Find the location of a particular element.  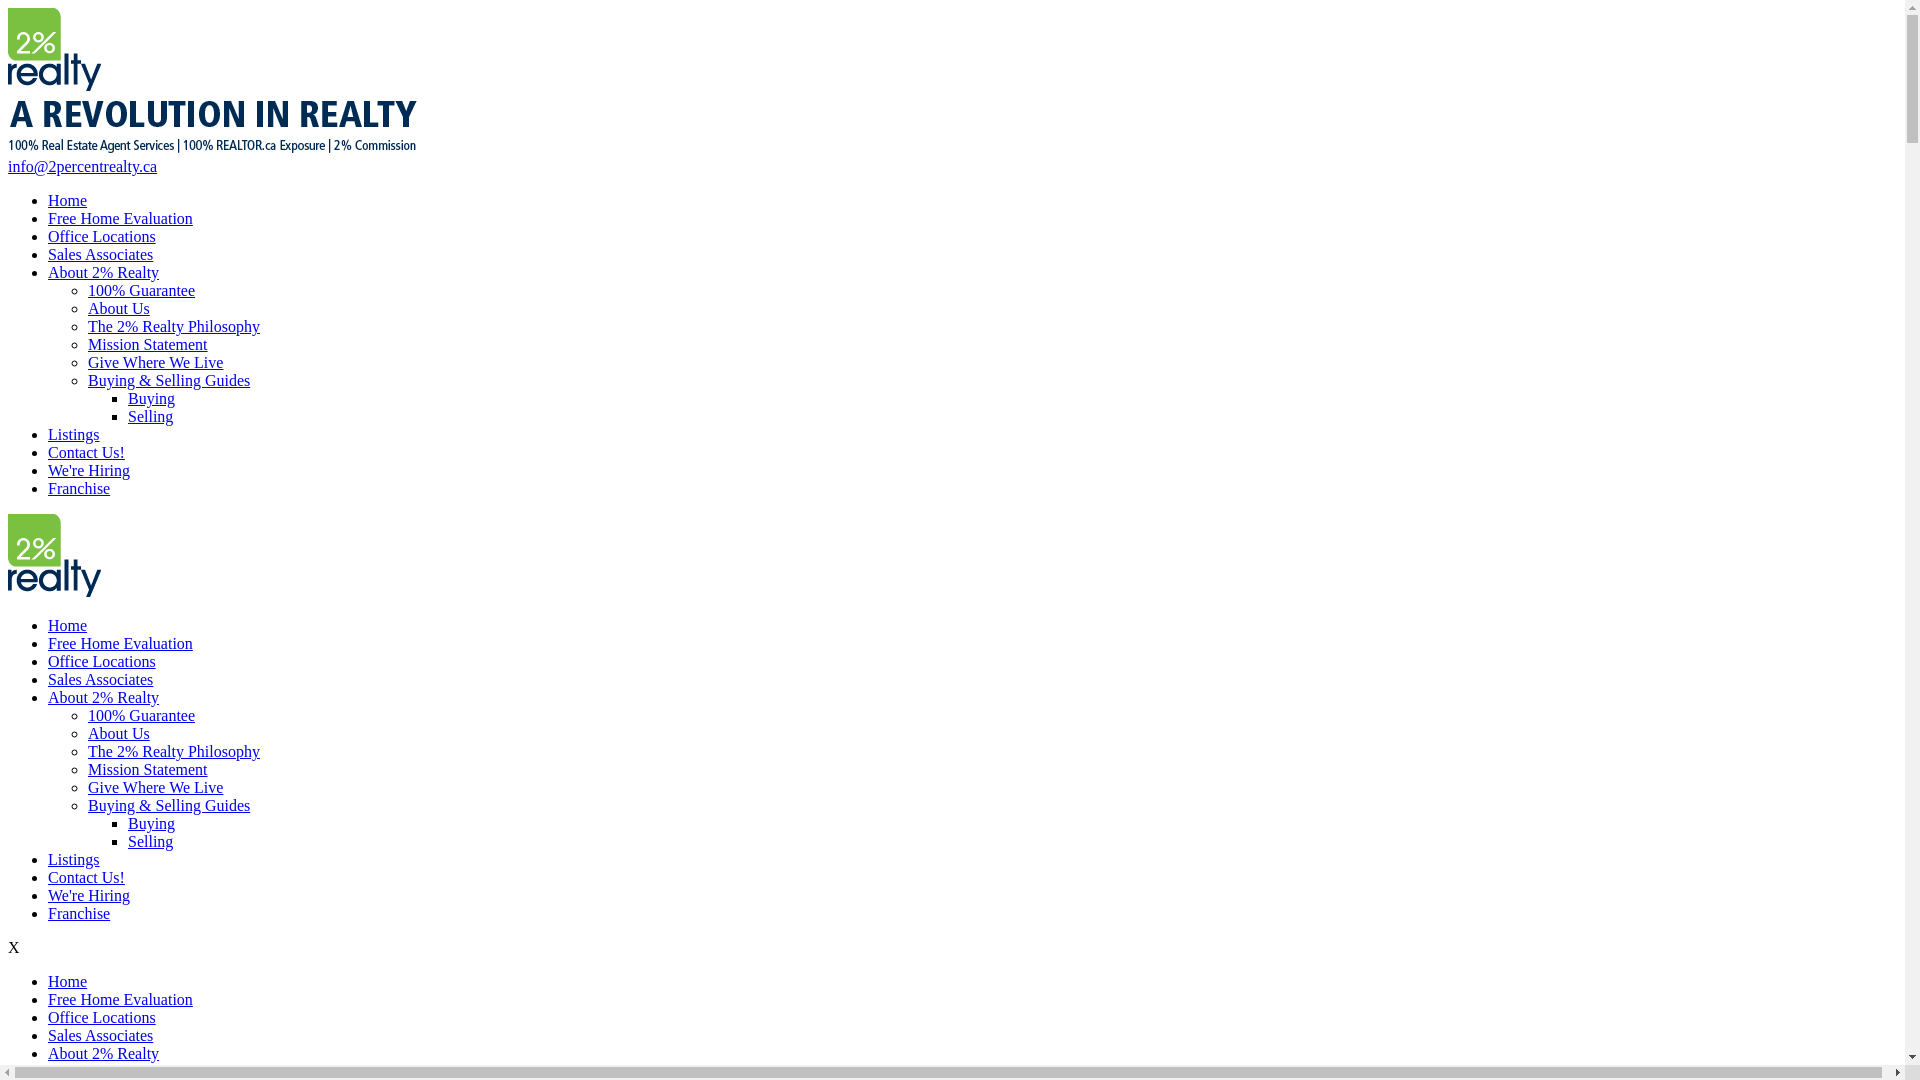

'Buying' is located at coordinates (127, 823).